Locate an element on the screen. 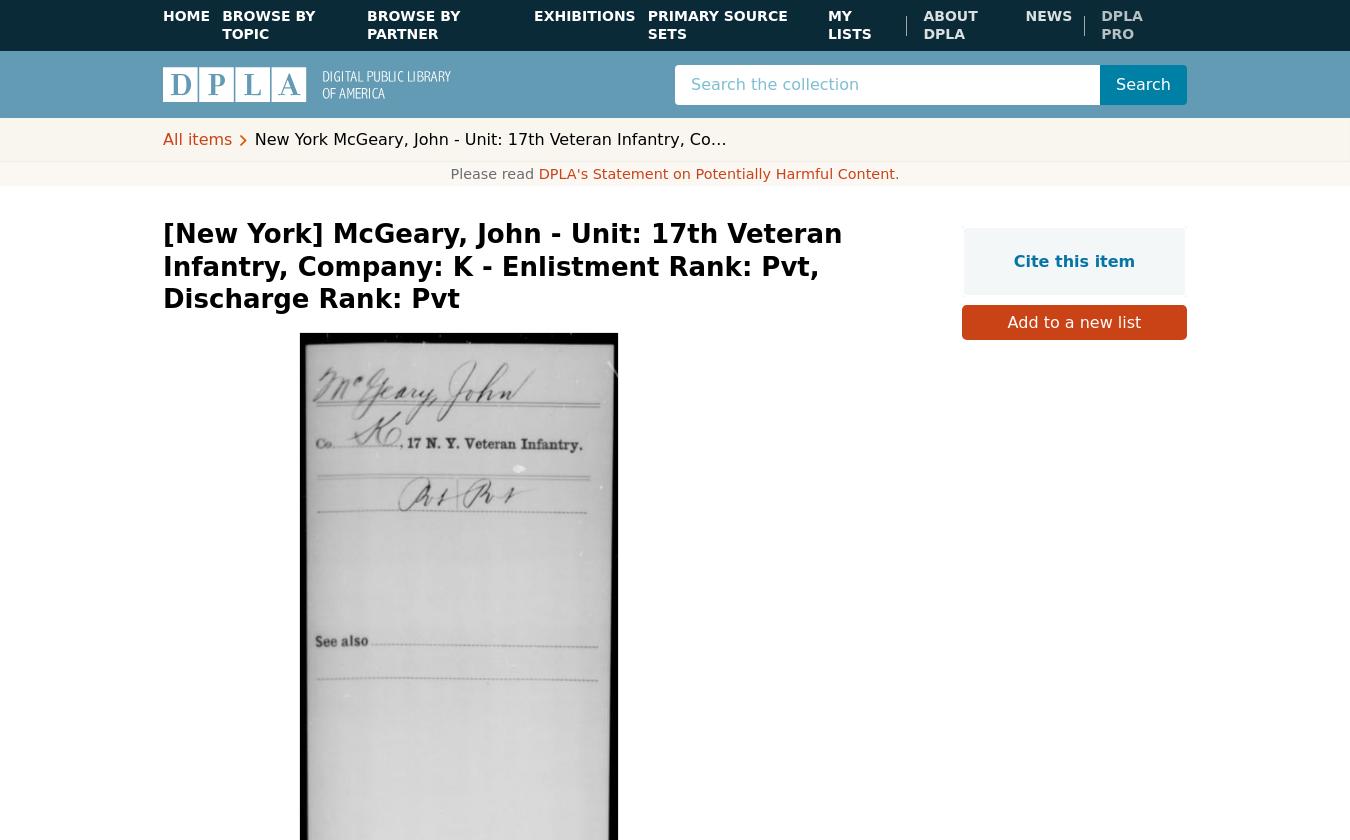 This screenshot has width=1350, height=840. 'Exhibitions' is located at coordinates (533, 15).